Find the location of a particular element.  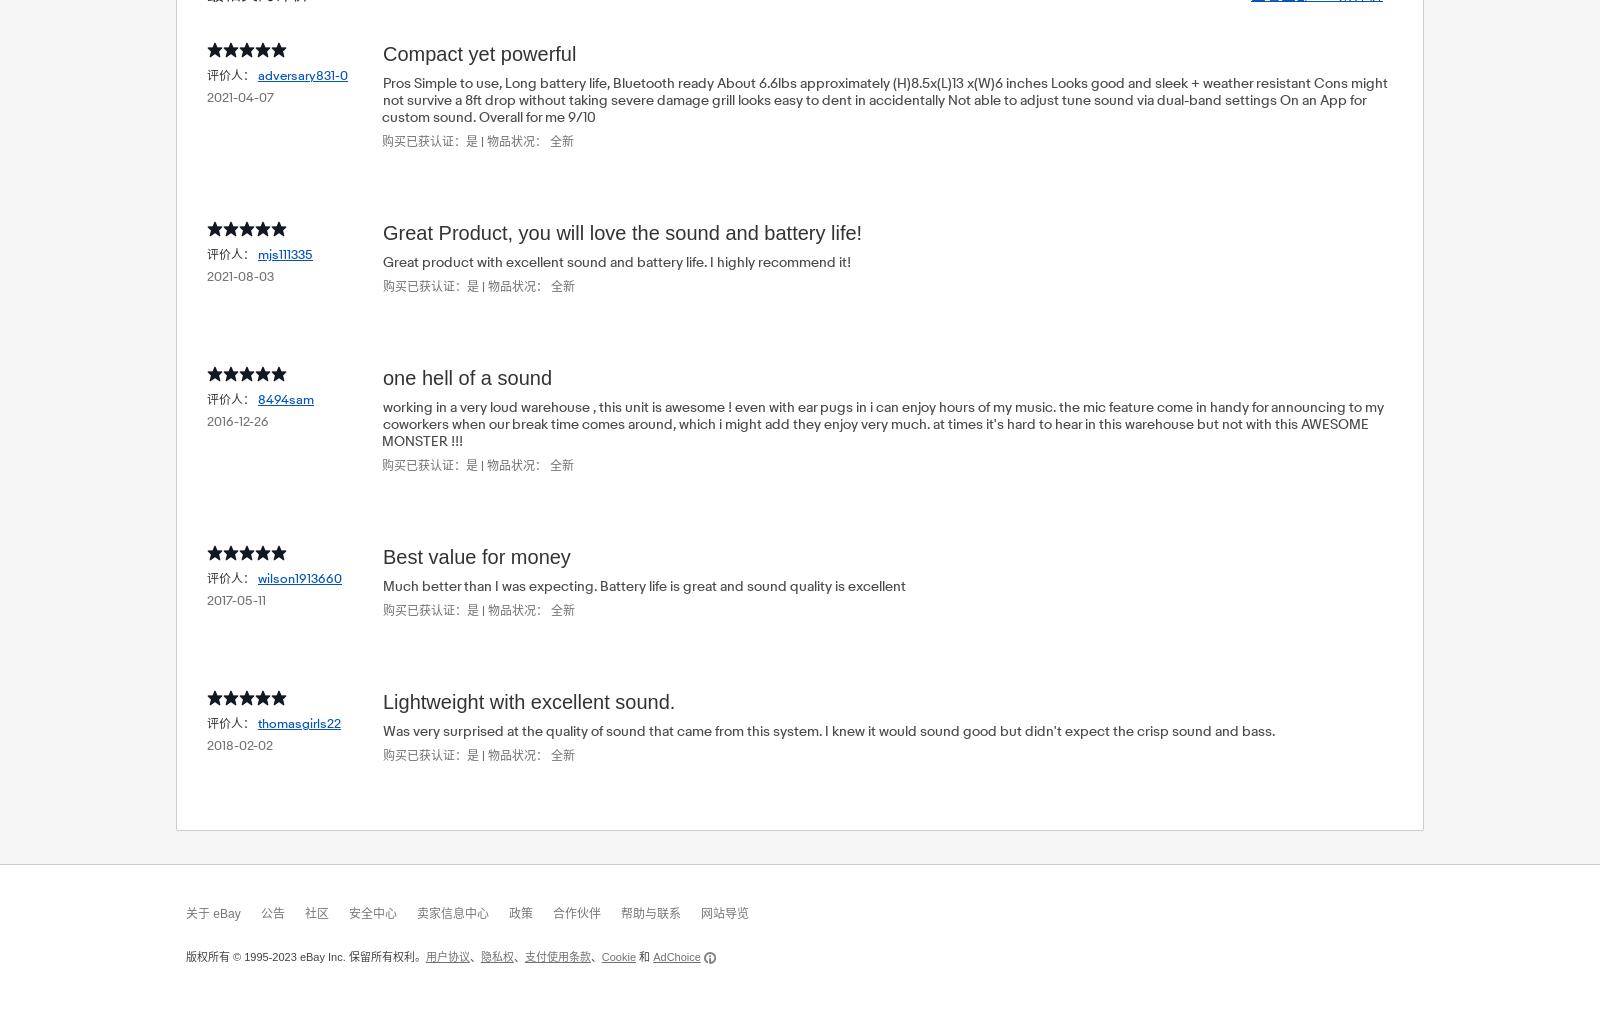

'thomasgirls22' is located at coordinates (299, 722).